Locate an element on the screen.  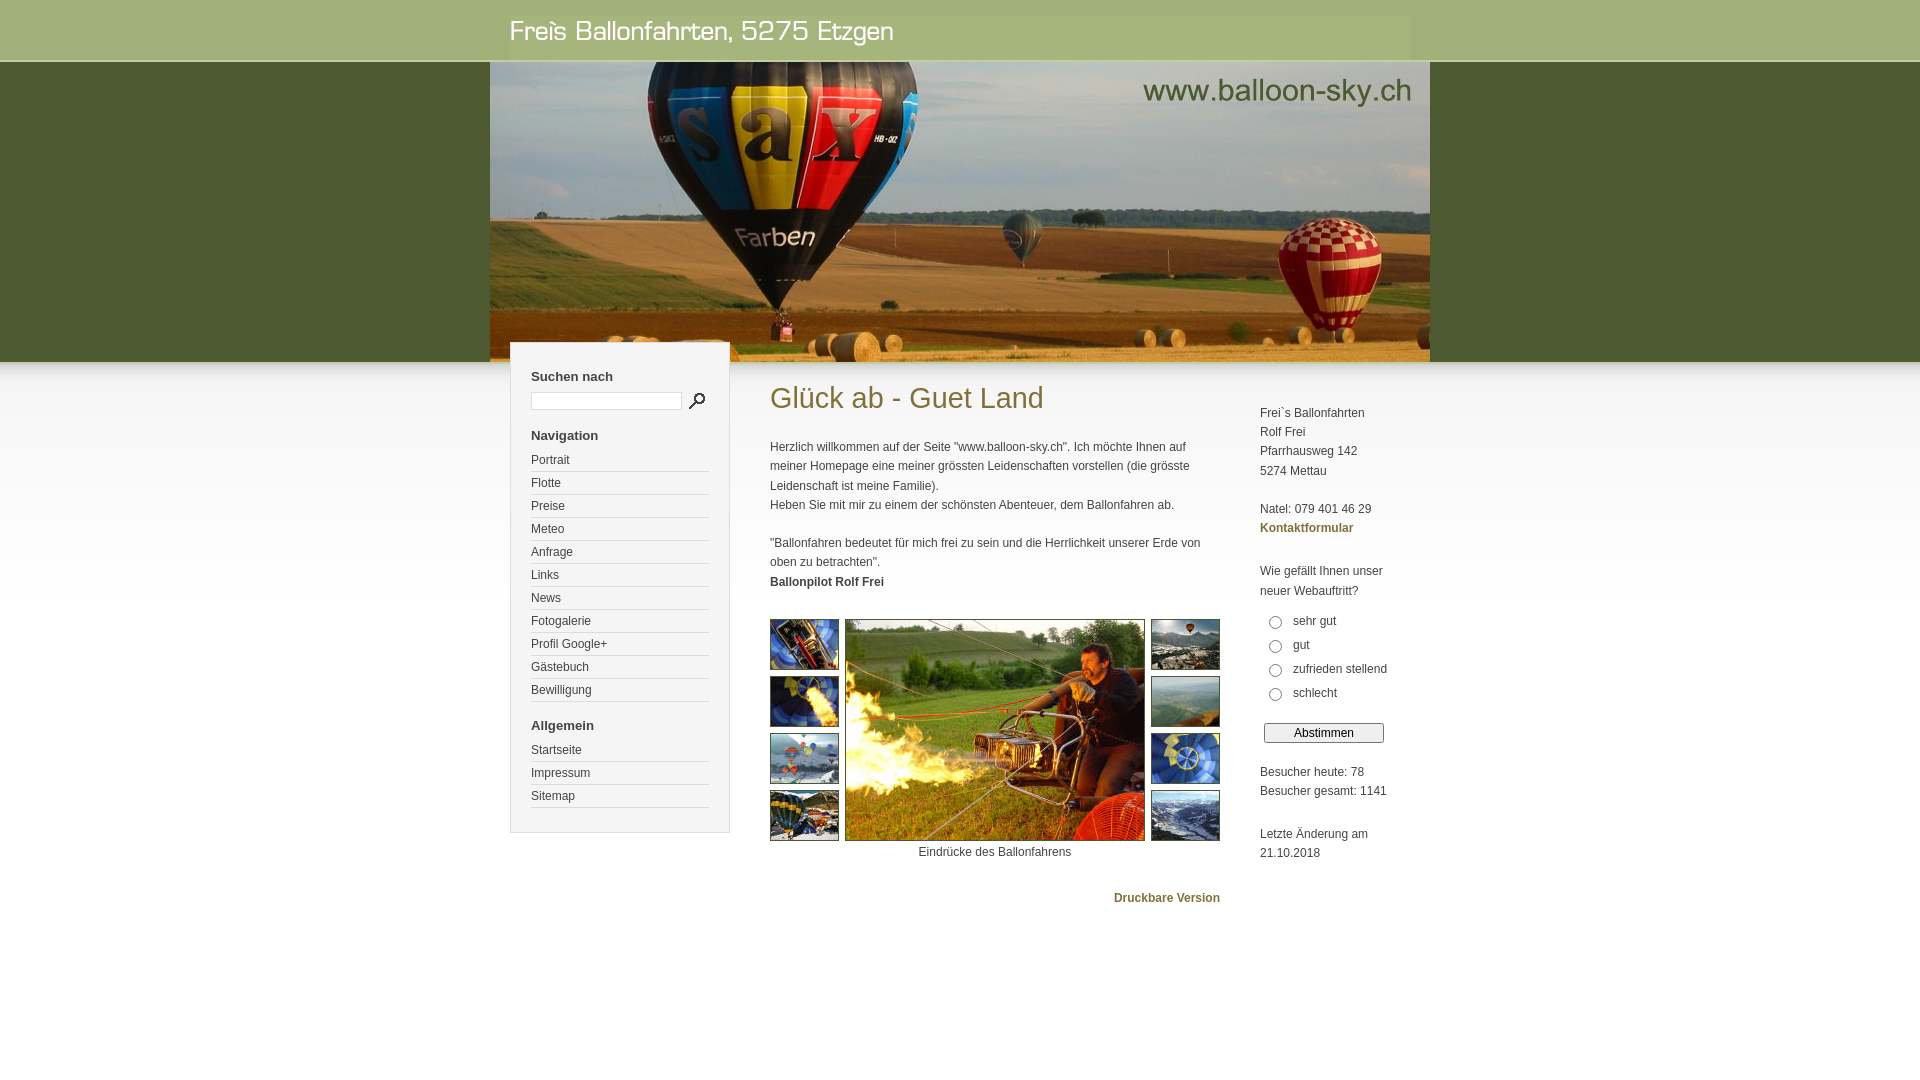
'Abstimmen' is located at coordinates (1324, 732).